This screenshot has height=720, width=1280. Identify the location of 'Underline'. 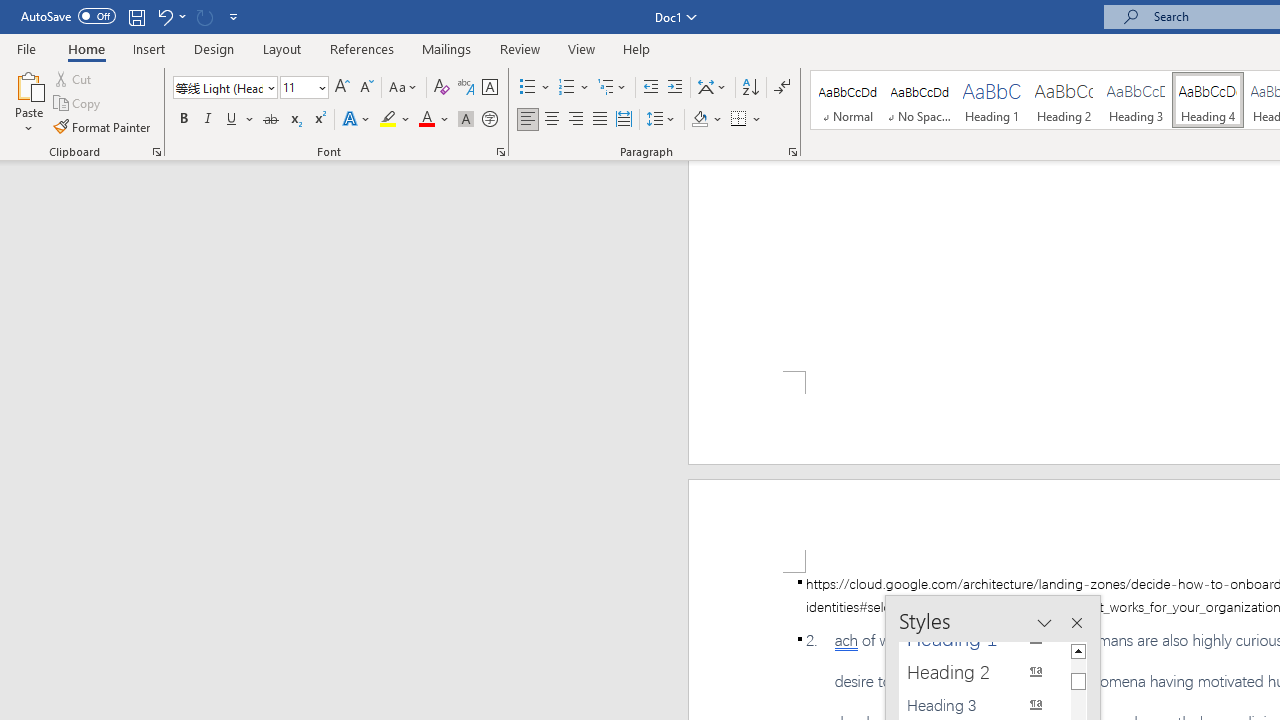
(240, 119).